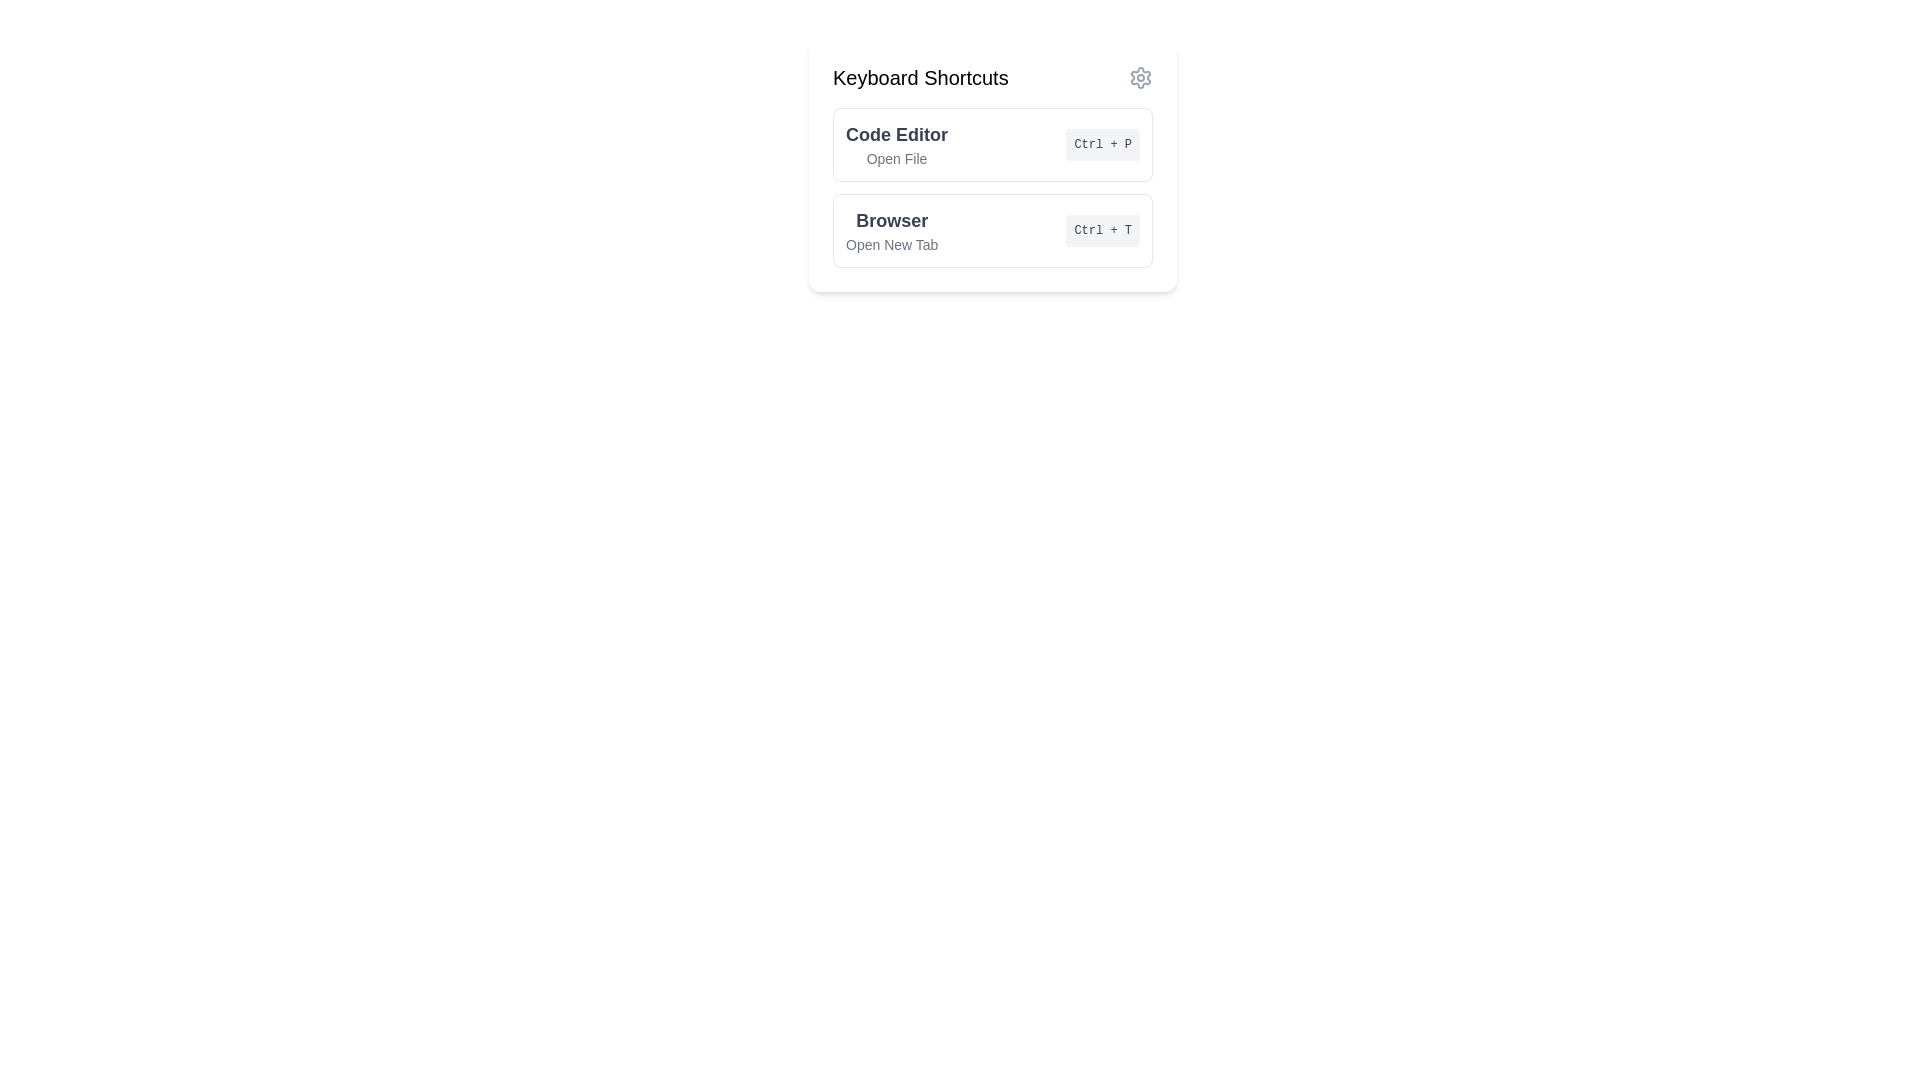 The image size is (1920, 1080). Describe the element at coordinates (891, 244) in the screenshot. I see `the Text Label indicating the functionality associated with the 'Browser' section, located under the 'Browser' header in the 'Keyboard Shortcuts' list` at that location.